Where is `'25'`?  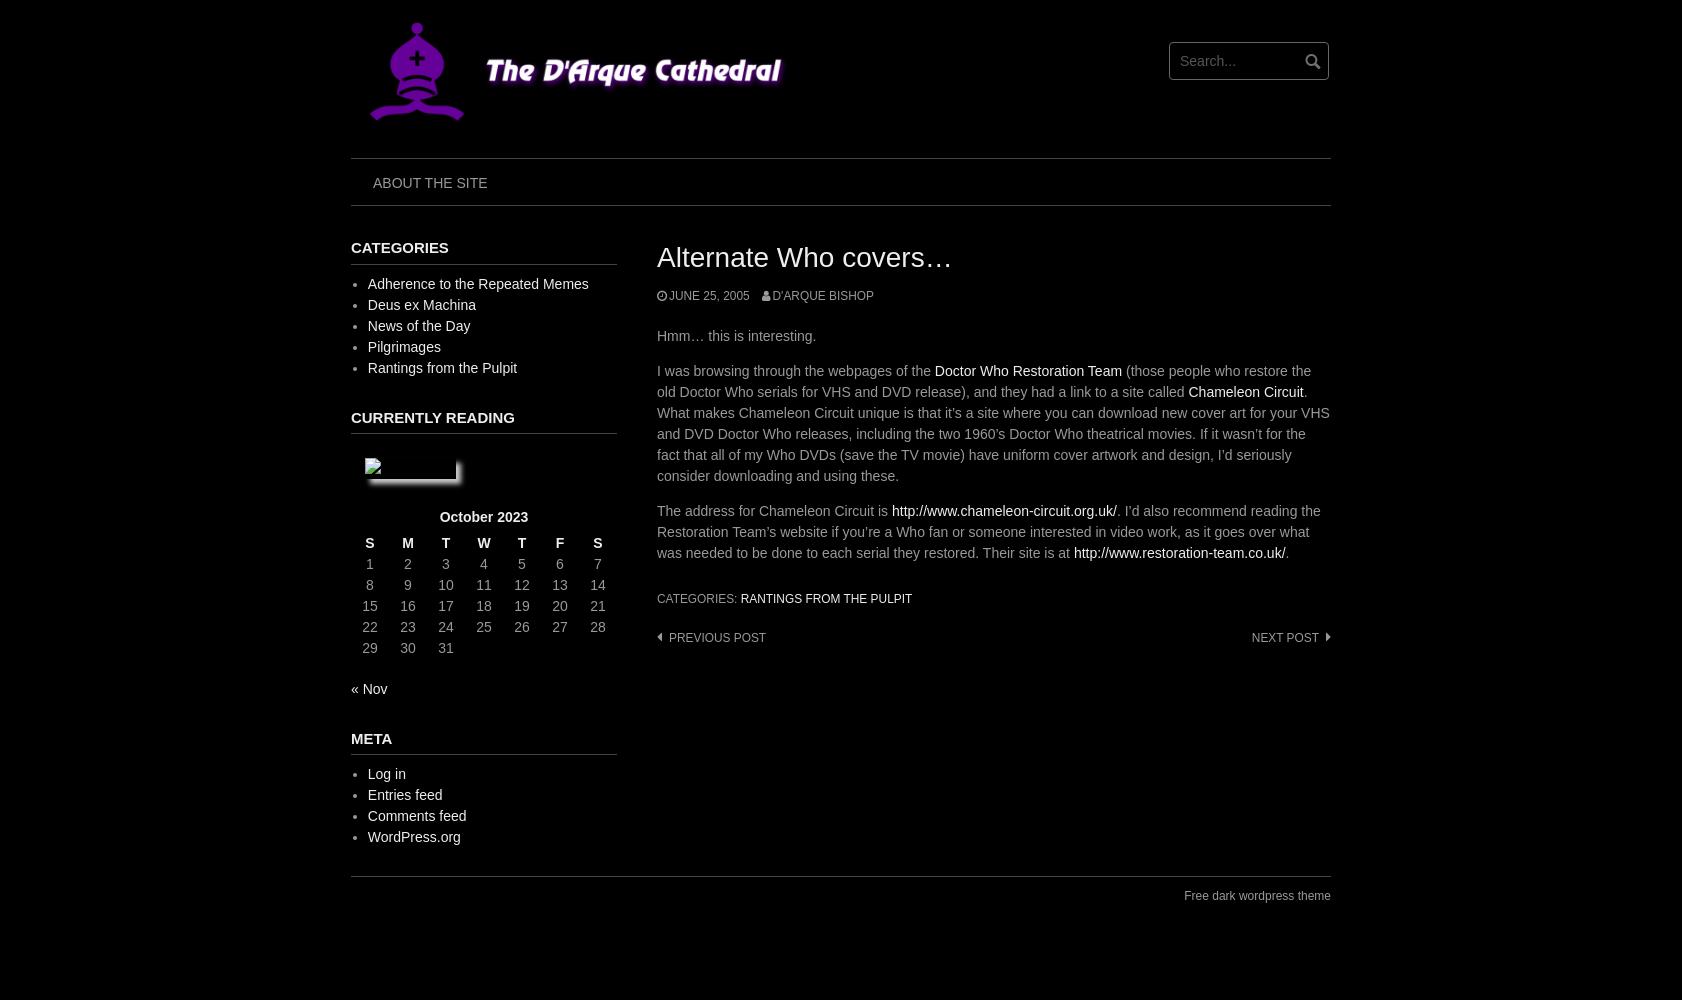
'25' is located at coordinates (483, 626).